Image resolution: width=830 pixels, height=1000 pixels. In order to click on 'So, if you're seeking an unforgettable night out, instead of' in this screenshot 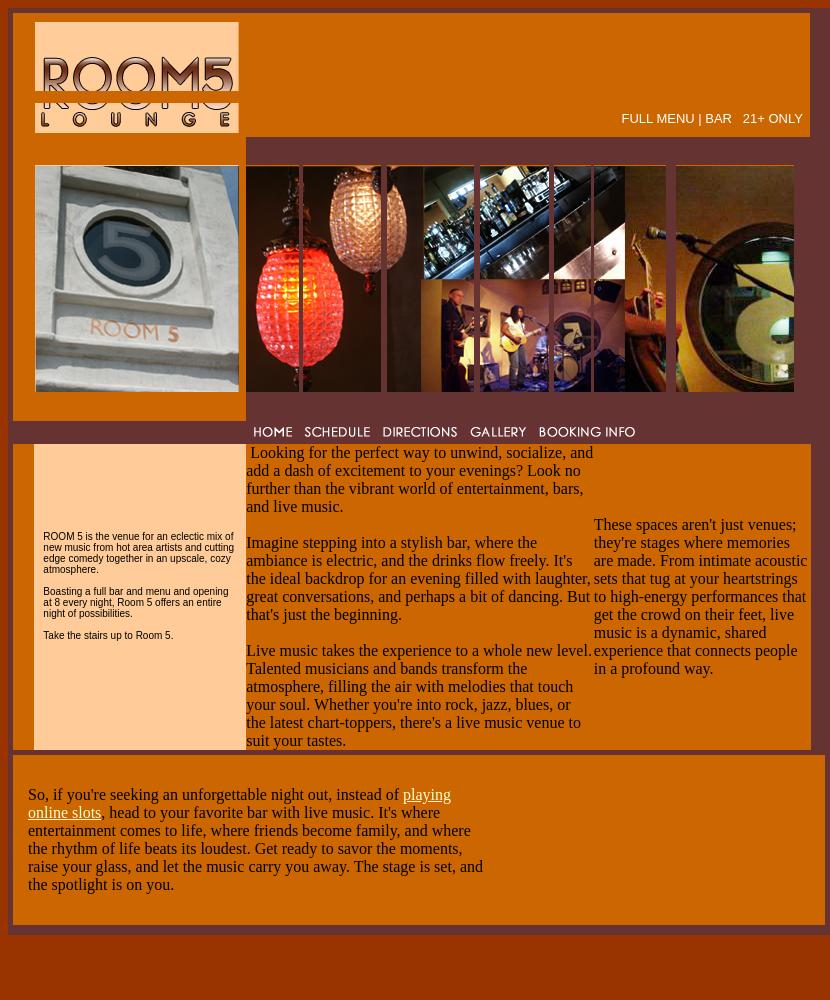, I will do `click(213, 794)`.